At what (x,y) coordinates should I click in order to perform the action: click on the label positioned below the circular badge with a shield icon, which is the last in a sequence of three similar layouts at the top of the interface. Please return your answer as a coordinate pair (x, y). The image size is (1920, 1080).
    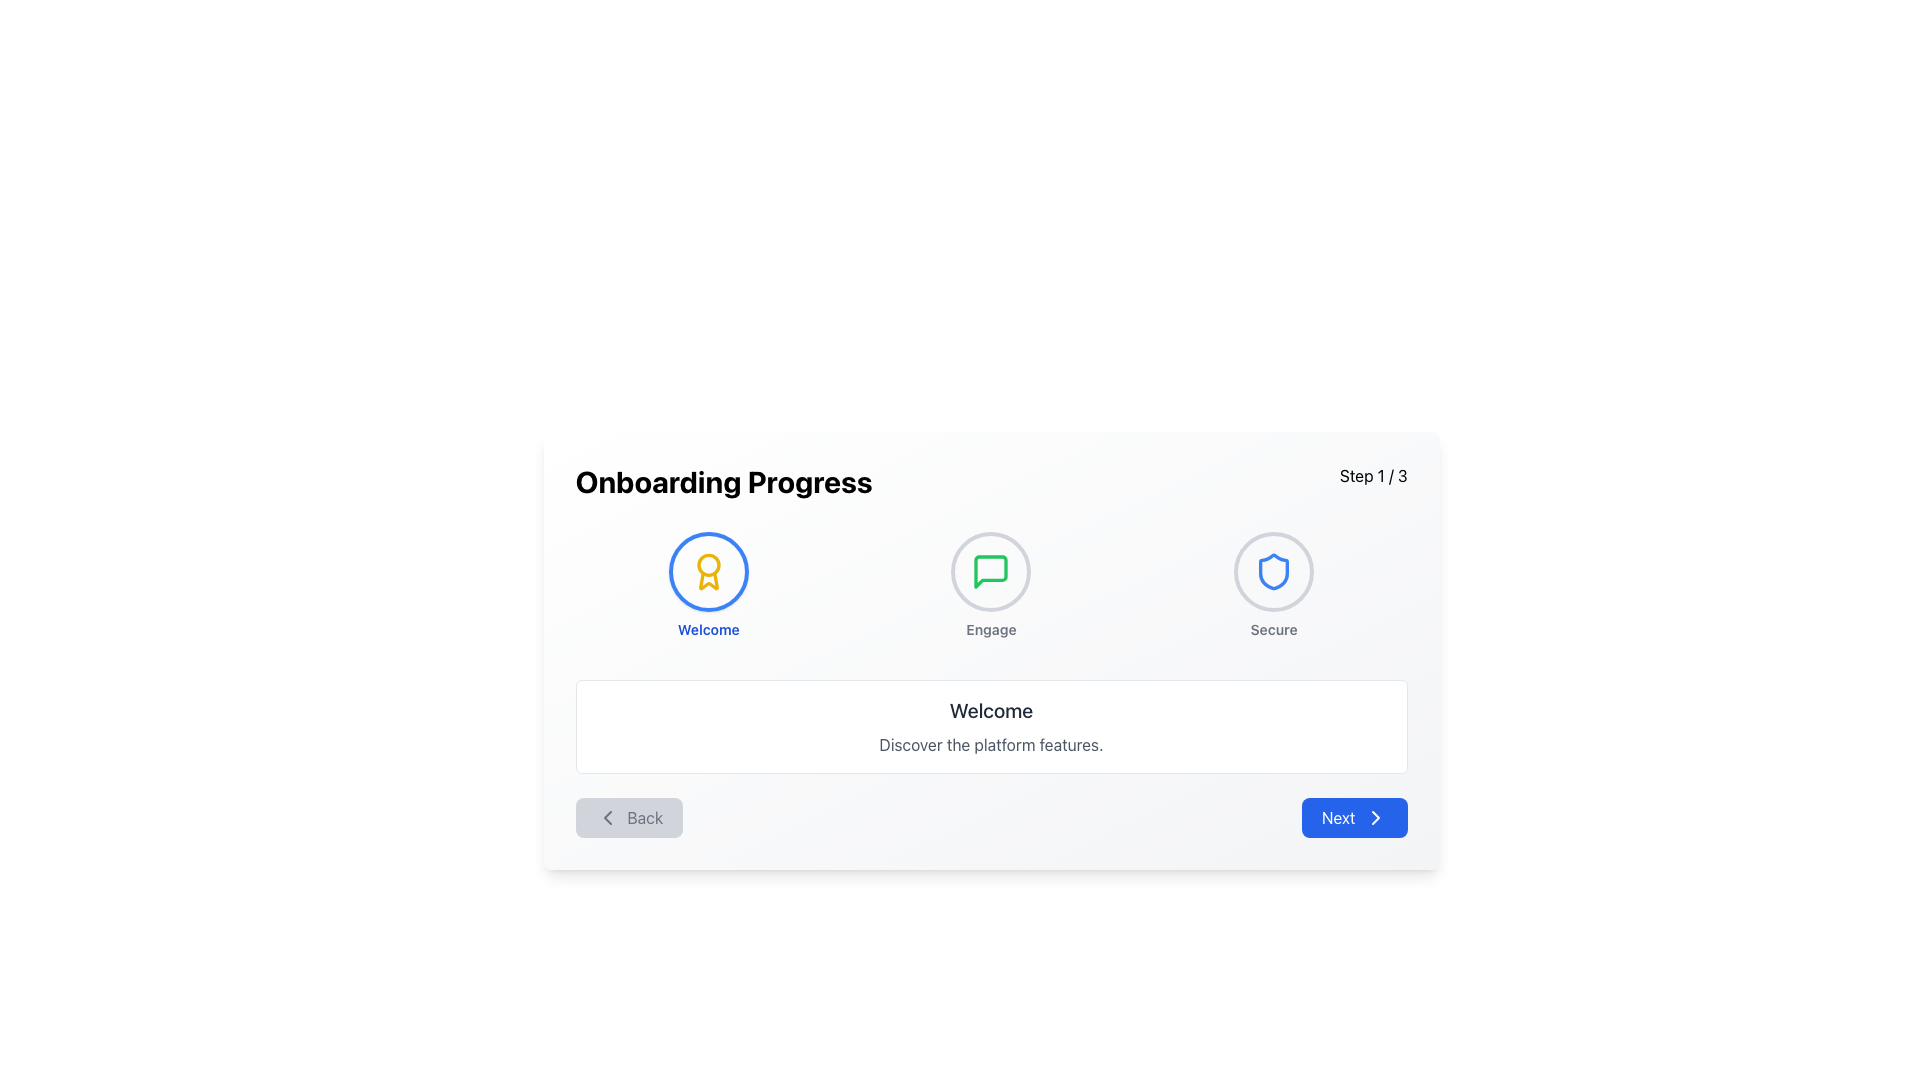
    Looking at the image, I should click on (1273, 628).